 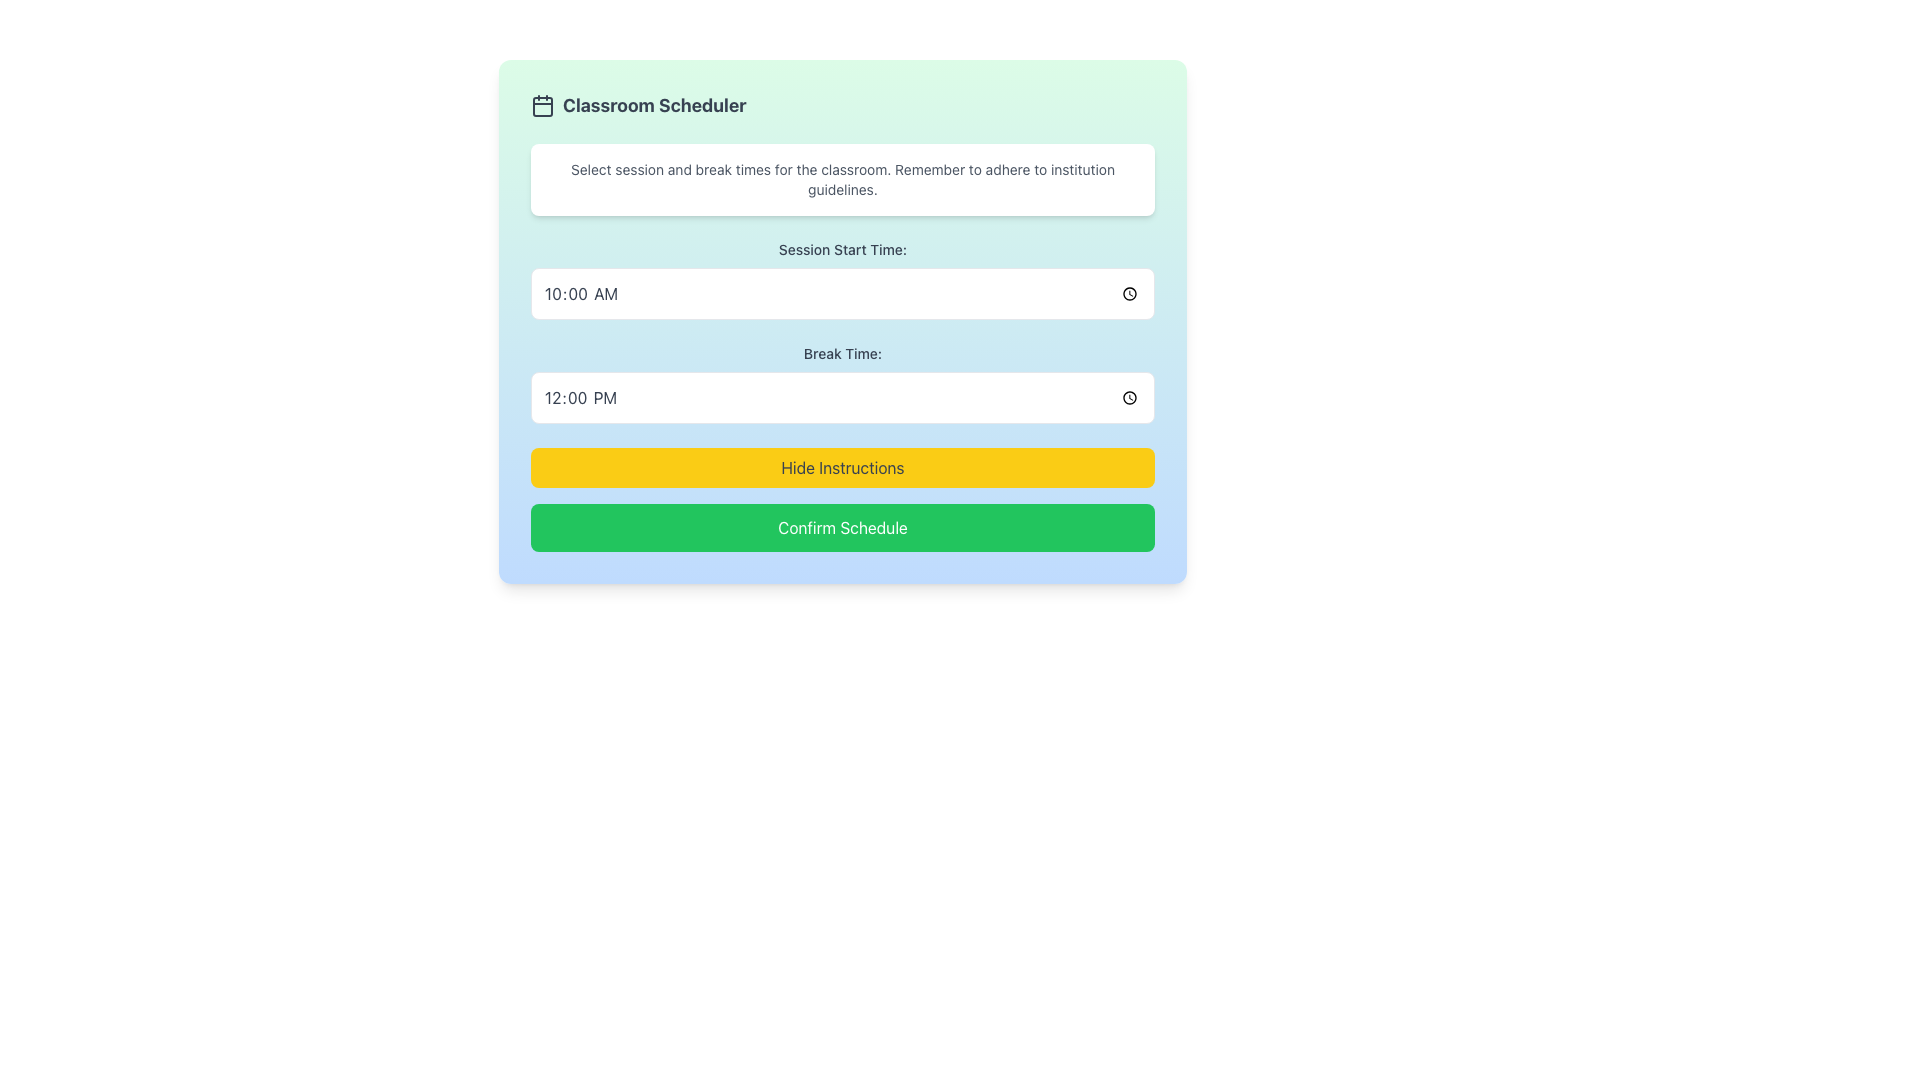 What do you see at coordinates (843, 353) in the screenshot?
I see `text label displaying 'Break Time:' which is a small, gray-colored text element located above the input field for break time` at bounding box center [843, 353].